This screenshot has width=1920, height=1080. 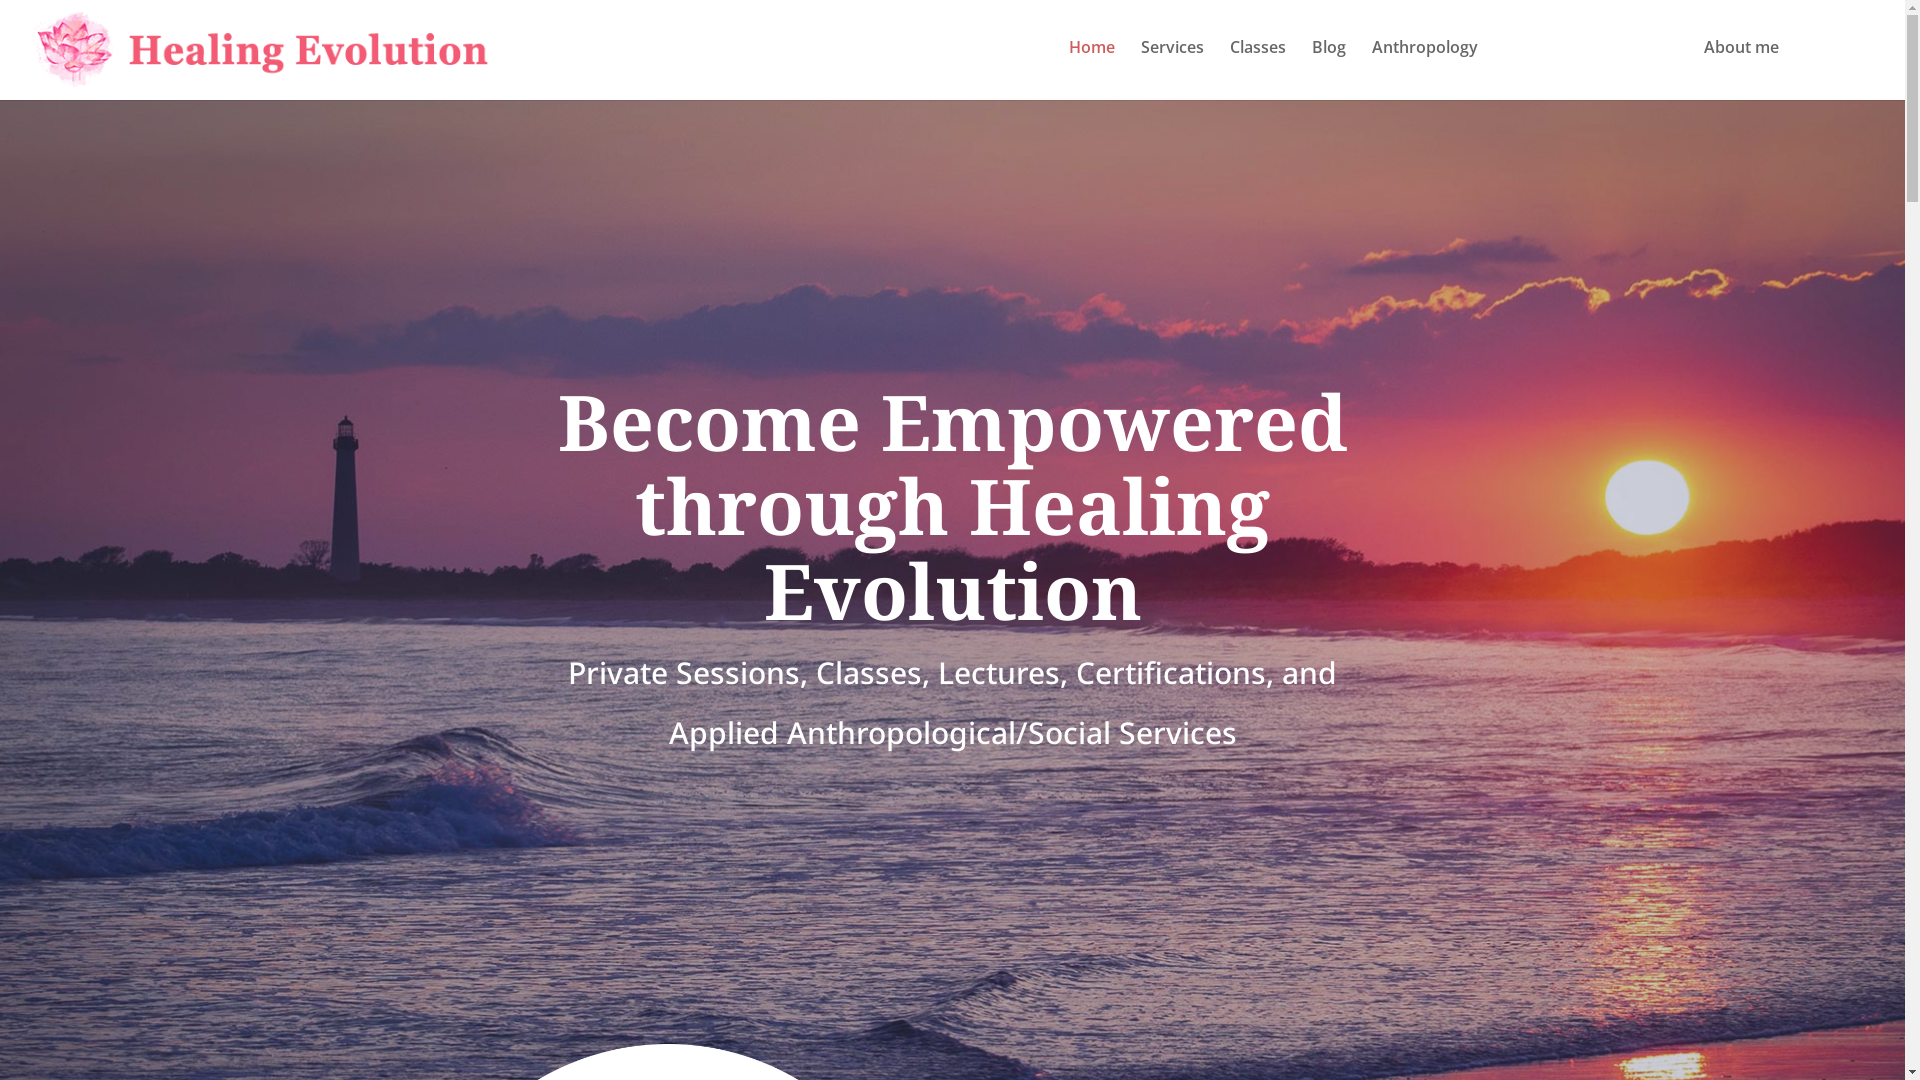 What do you see at coordinates (1311, 65) in the screenshot?
I see `'Blog'` at bounding box center [1311, 65].